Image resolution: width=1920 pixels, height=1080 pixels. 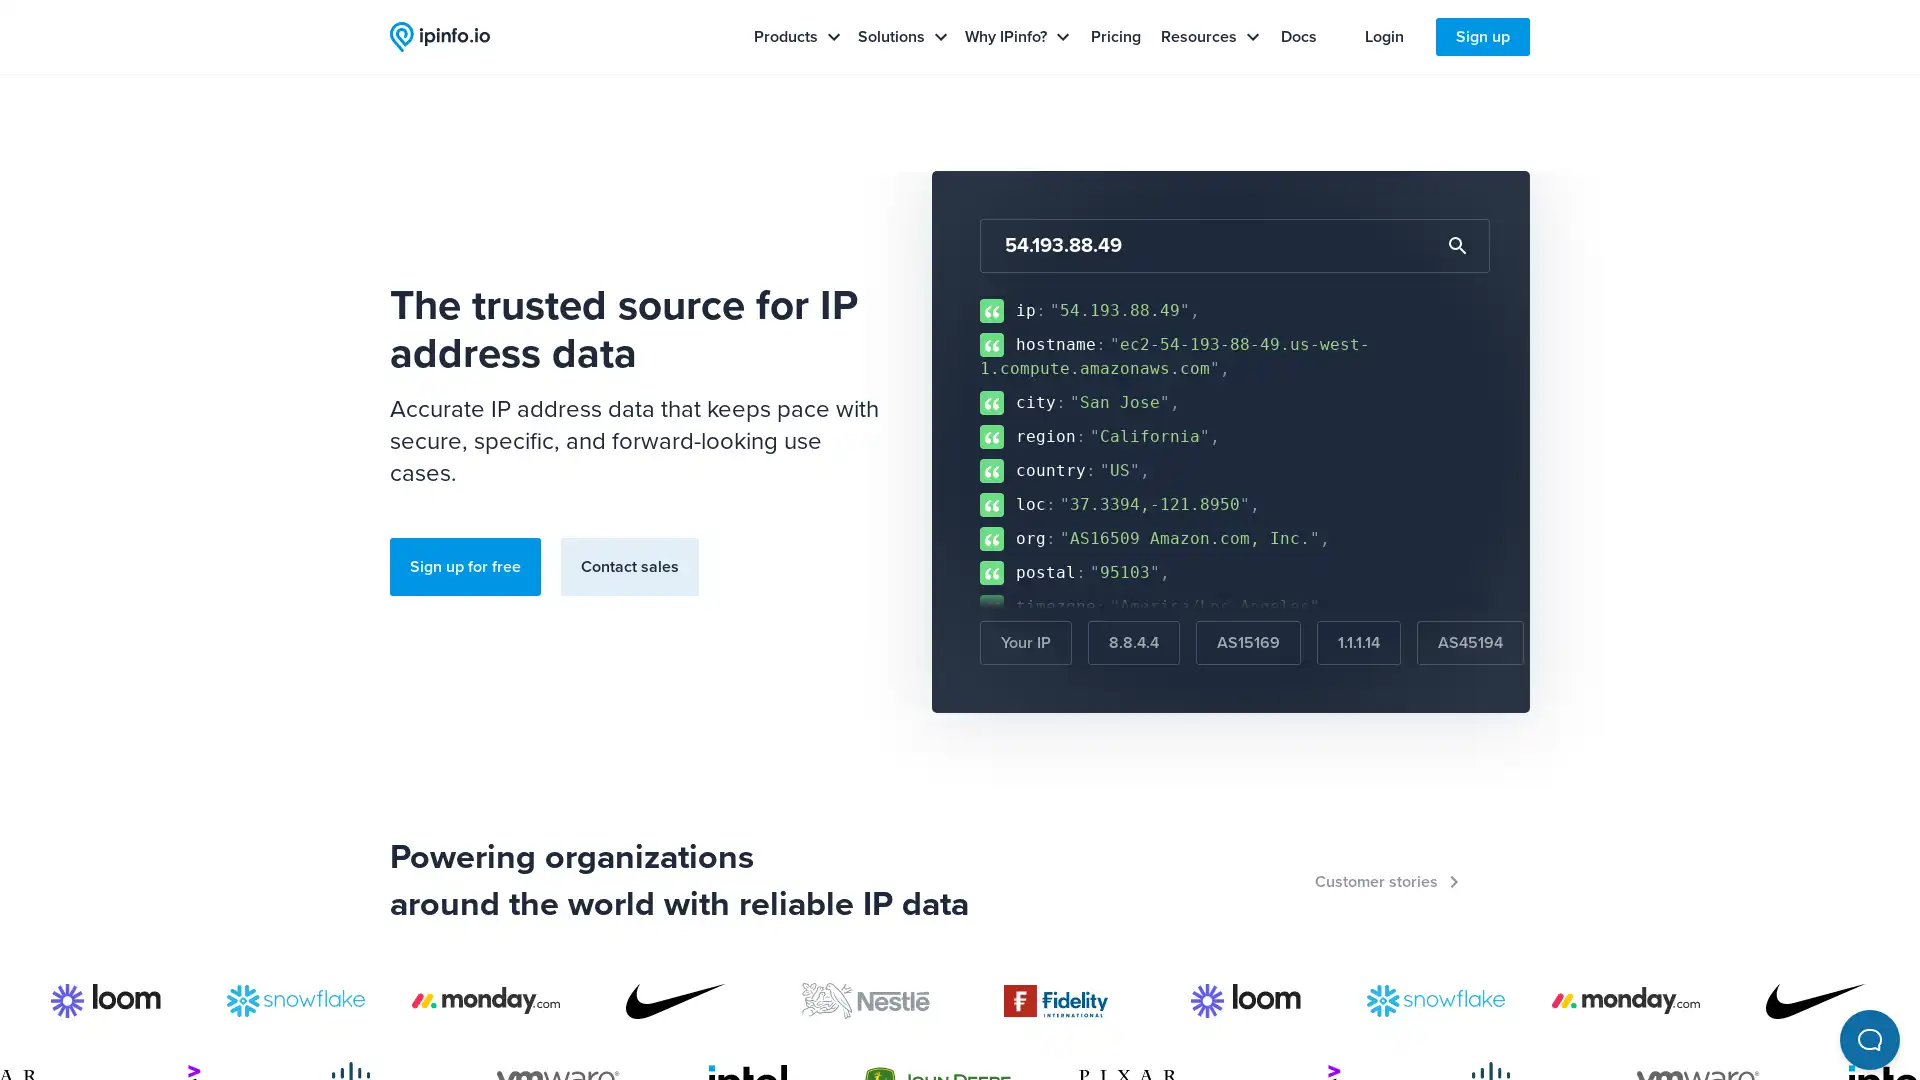 I want to click on Products, so click(x=796, y=37).